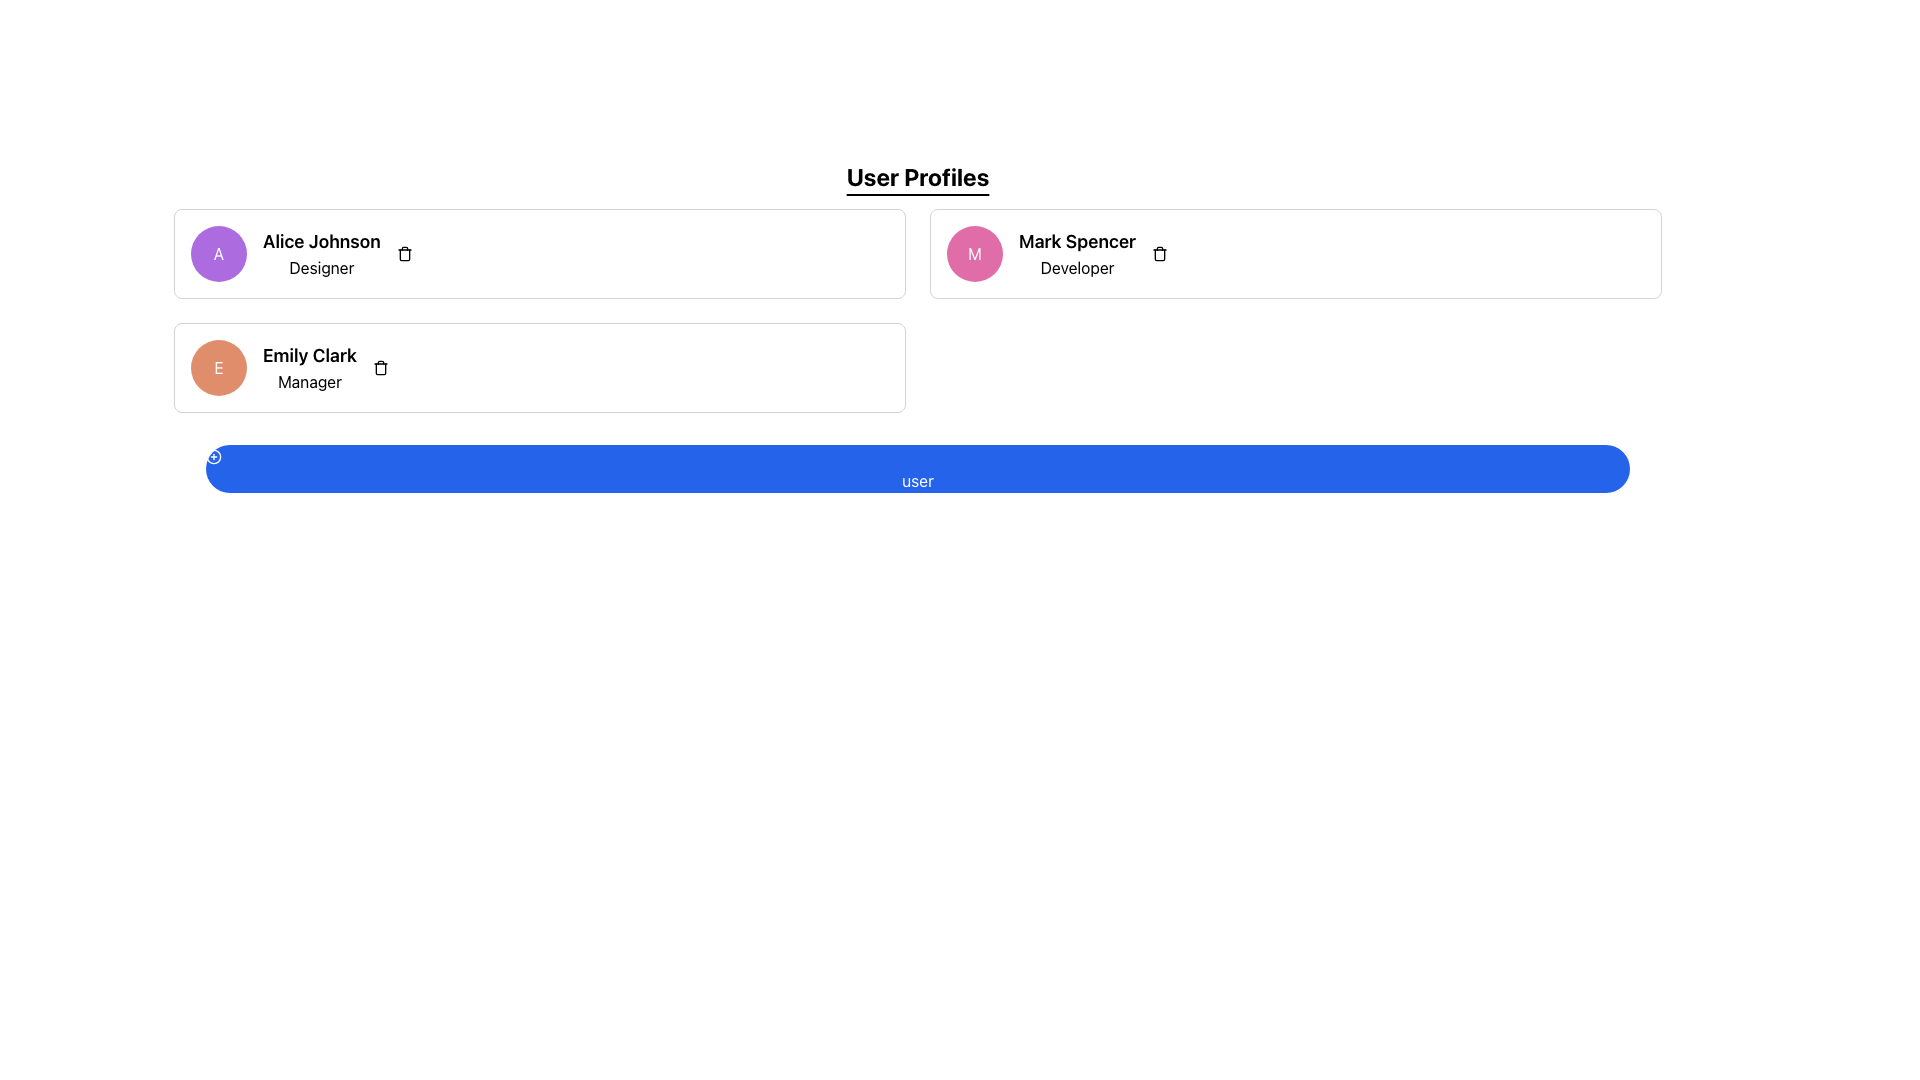 This screenshot has width=1920, height=1080. What do you see at coordinates (1076, 253) in the screenshot?
I see `the non-interactive text display showing the name 'Mark Spencer' and title 'Developer' located in the second user profile card from the top, positioned to the right of the pink circular icon with the letter 'M'` at bounding box center [1076, 253].